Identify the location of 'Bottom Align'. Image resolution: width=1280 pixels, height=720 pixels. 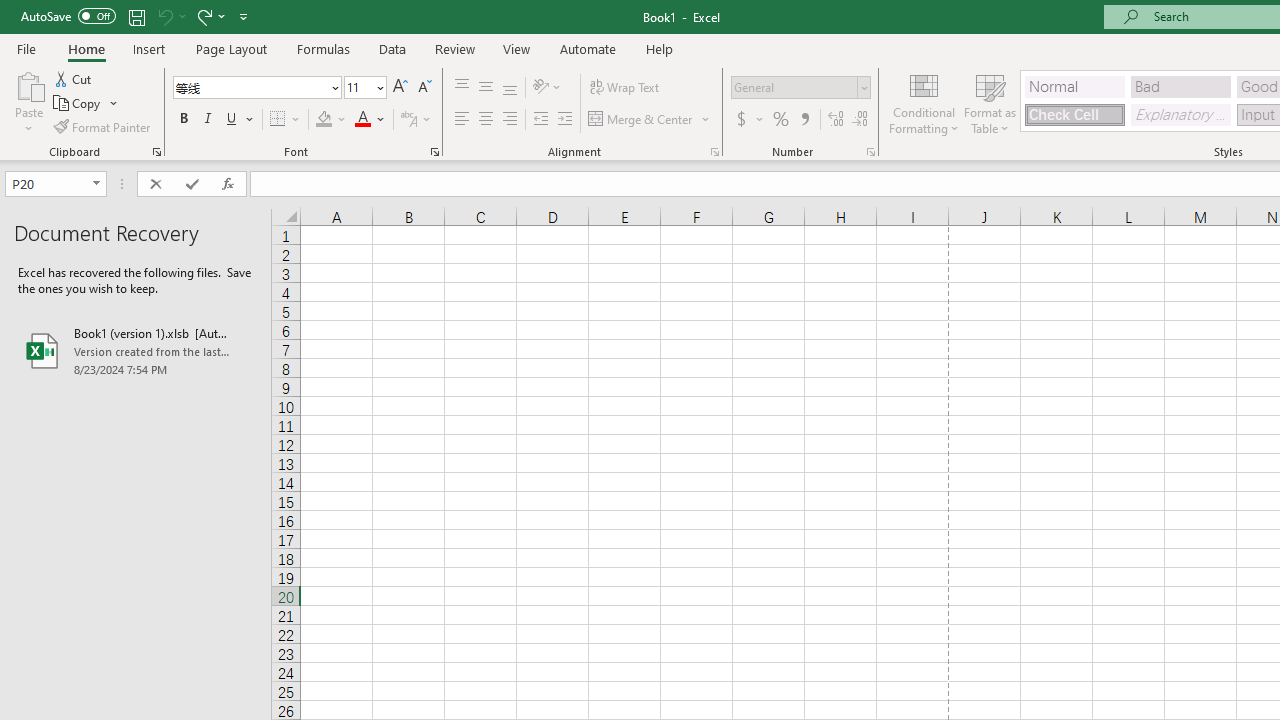
(510, 86).